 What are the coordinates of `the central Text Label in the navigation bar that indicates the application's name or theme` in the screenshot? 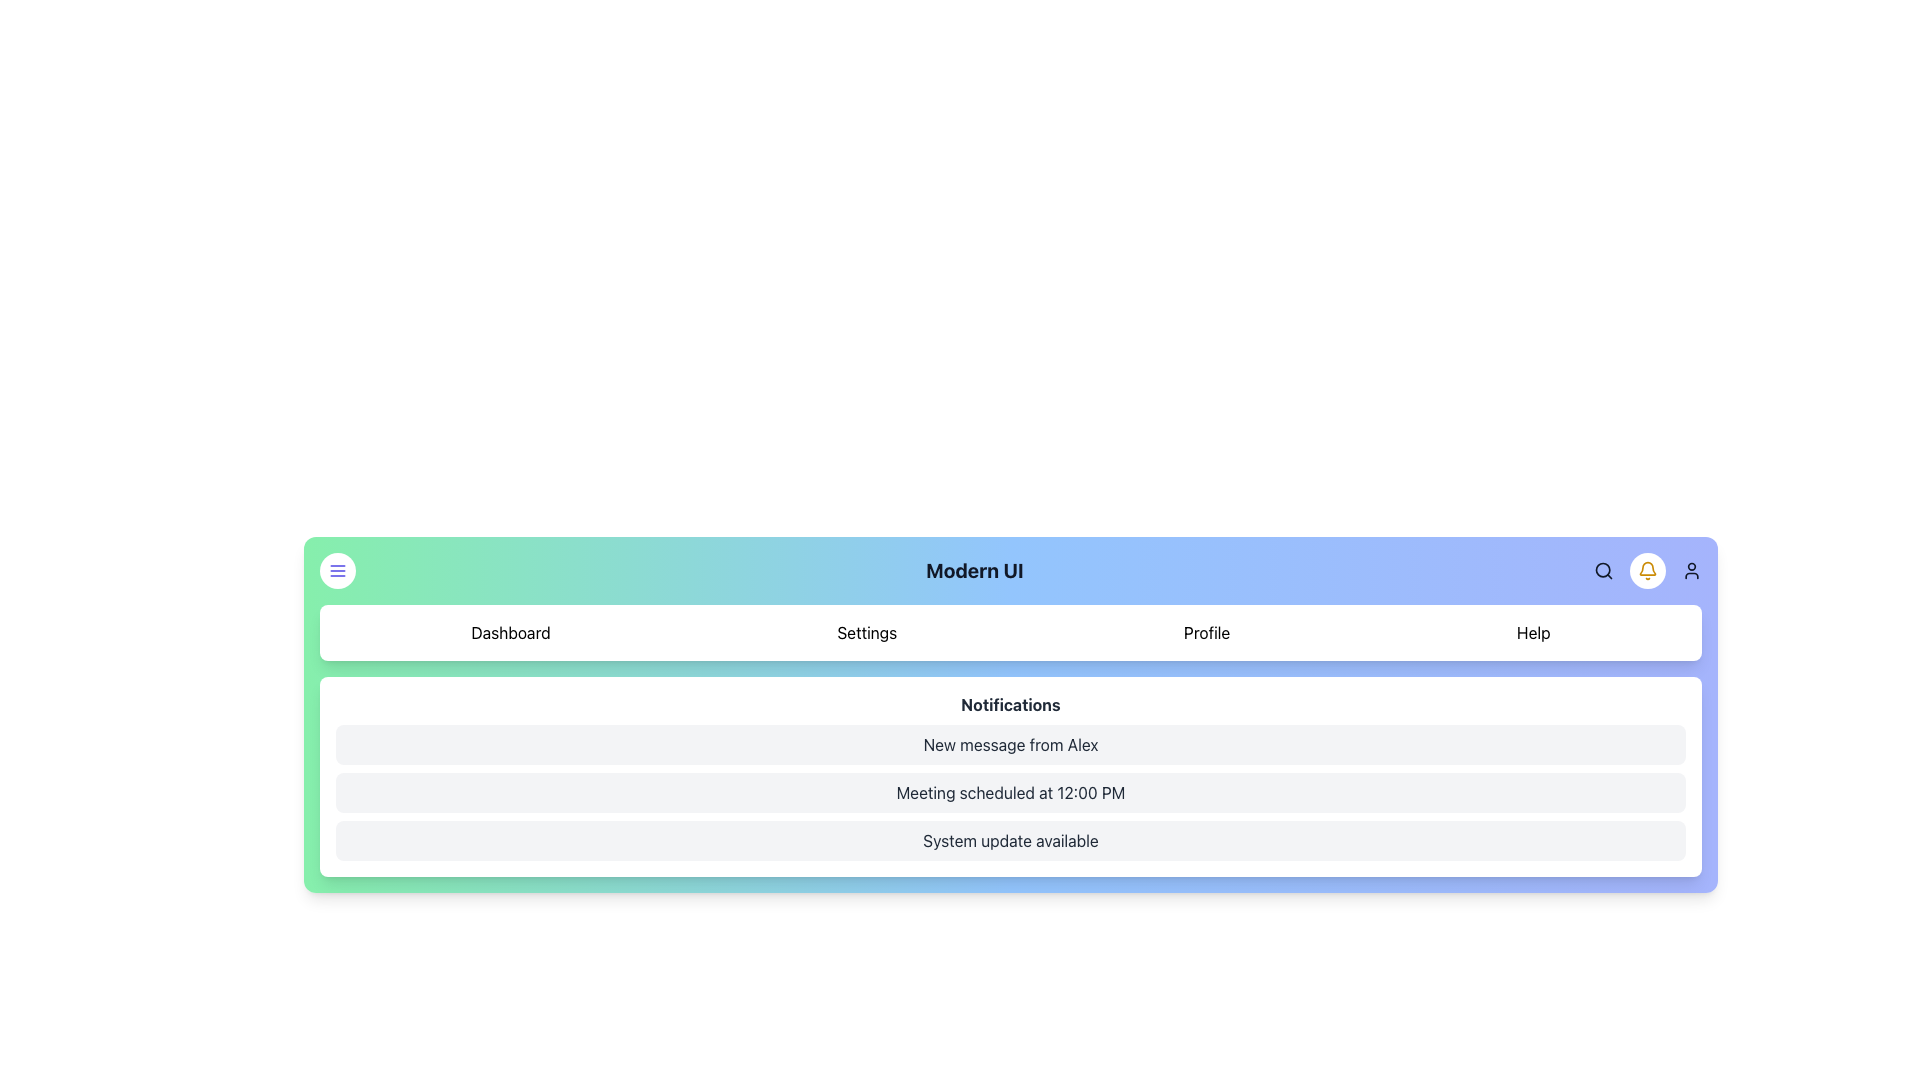 It's located at (974, 570).